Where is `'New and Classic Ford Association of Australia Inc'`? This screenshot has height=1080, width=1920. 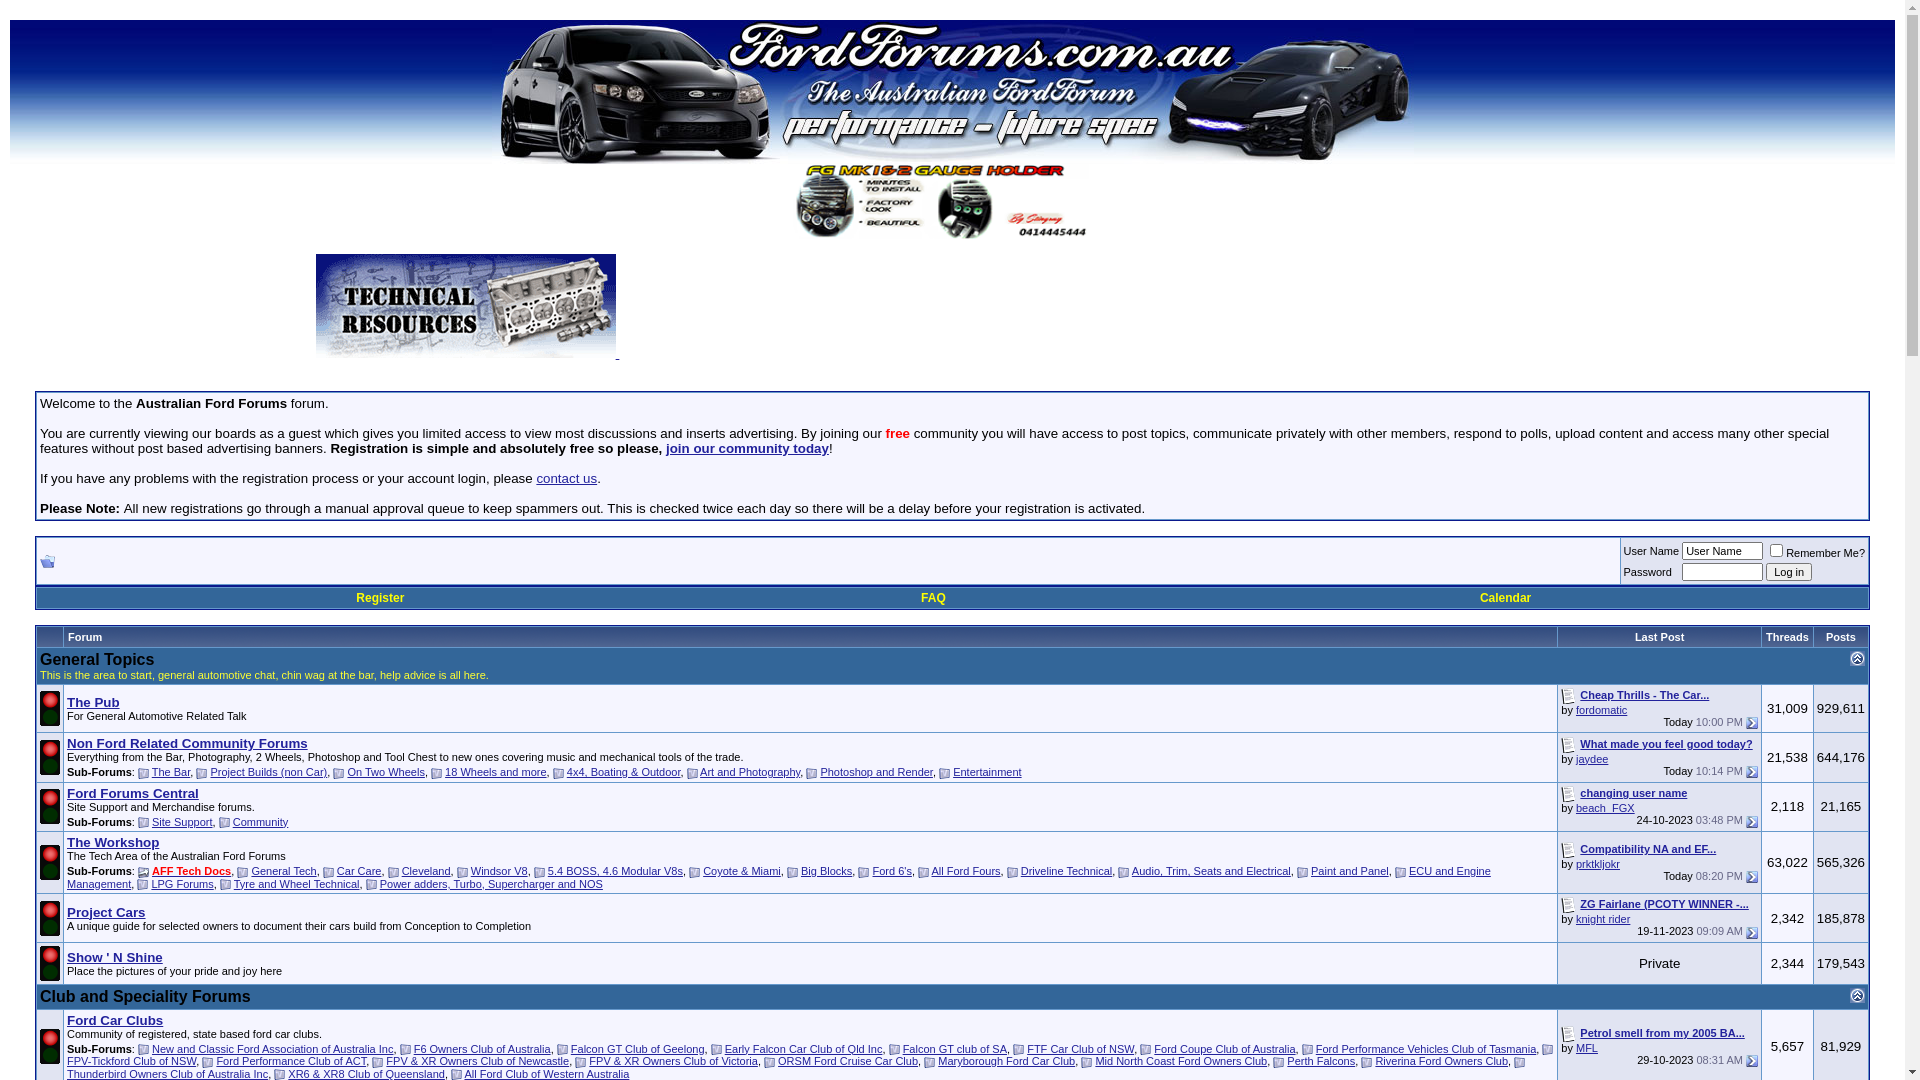 'New and Classic Ford Association of Australia Inc' is located at coordinates (272, 1048).